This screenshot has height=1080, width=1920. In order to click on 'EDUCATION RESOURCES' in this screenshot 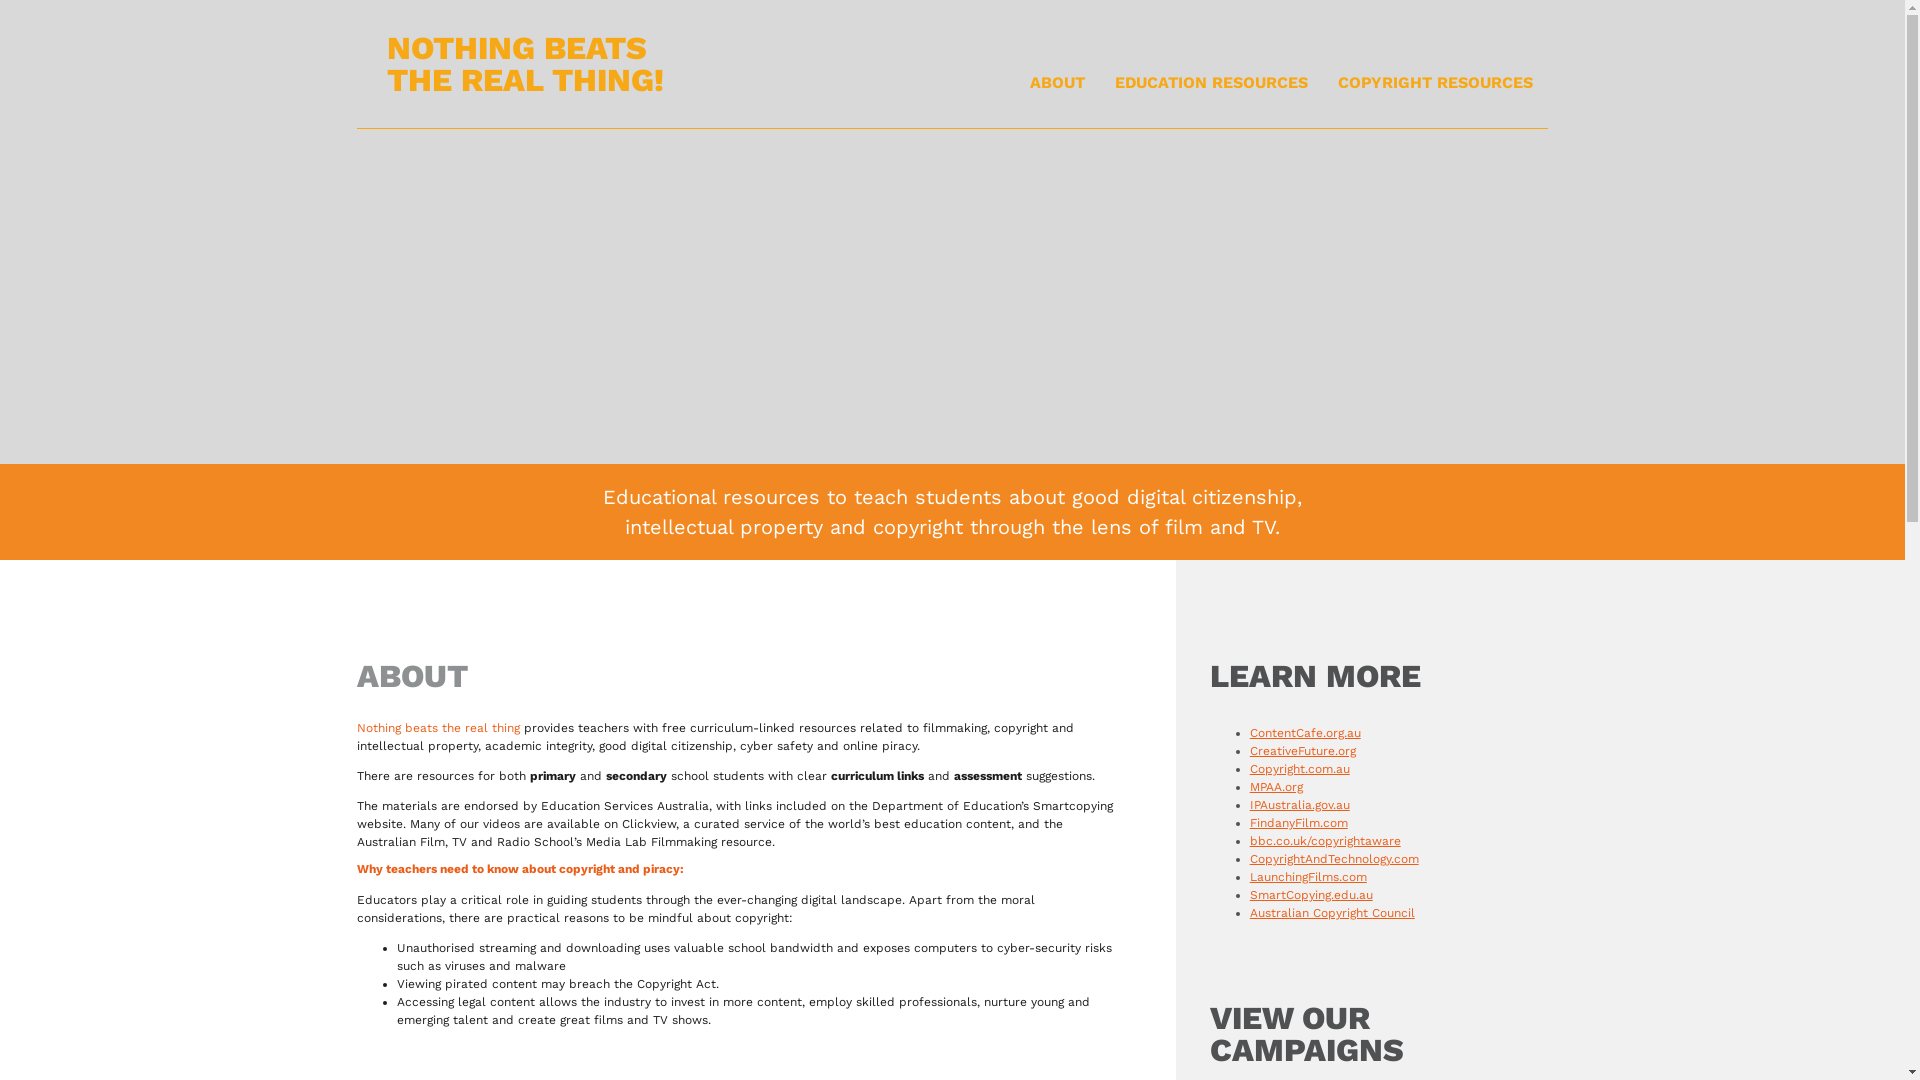, I will do `click(1210, 82)`.